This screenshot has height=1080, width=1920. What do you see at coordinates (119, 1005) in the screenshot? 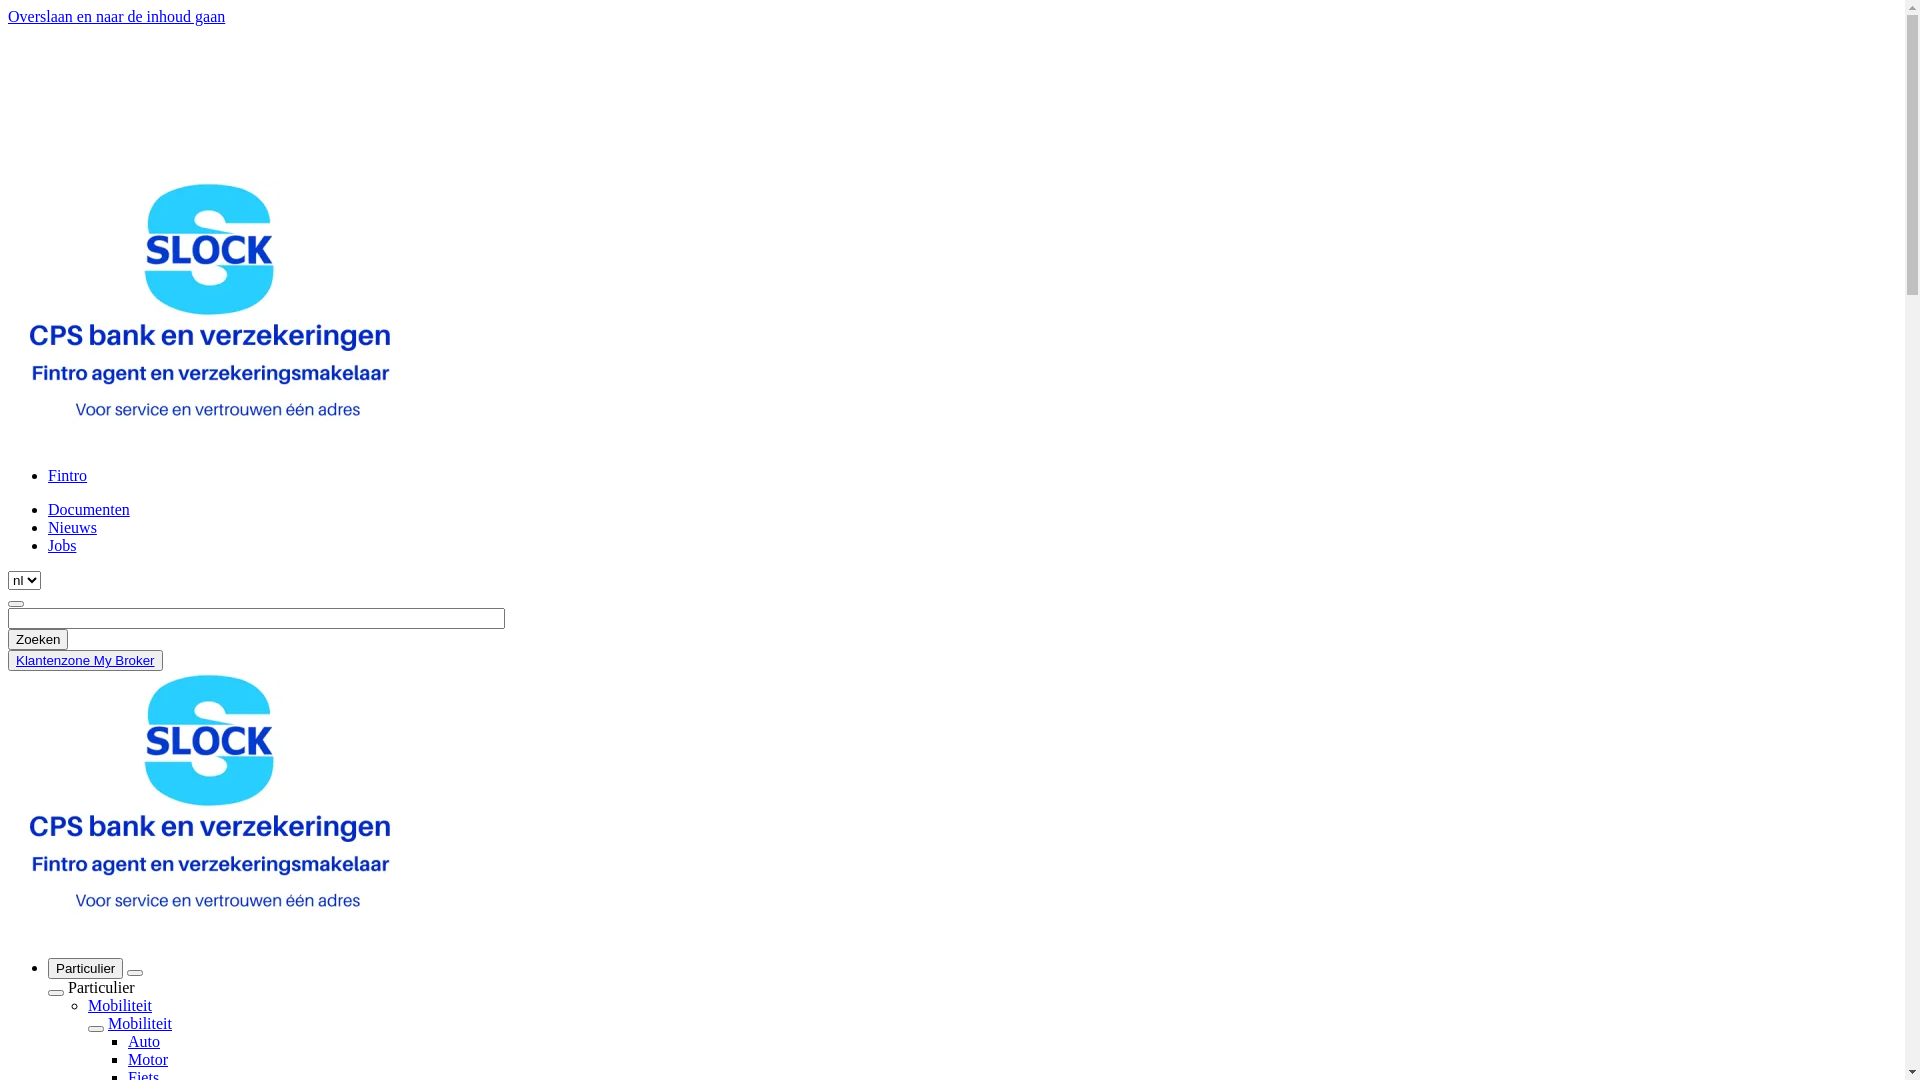
I see `'Mobiliteit'` at bounding box center [119, 1005].